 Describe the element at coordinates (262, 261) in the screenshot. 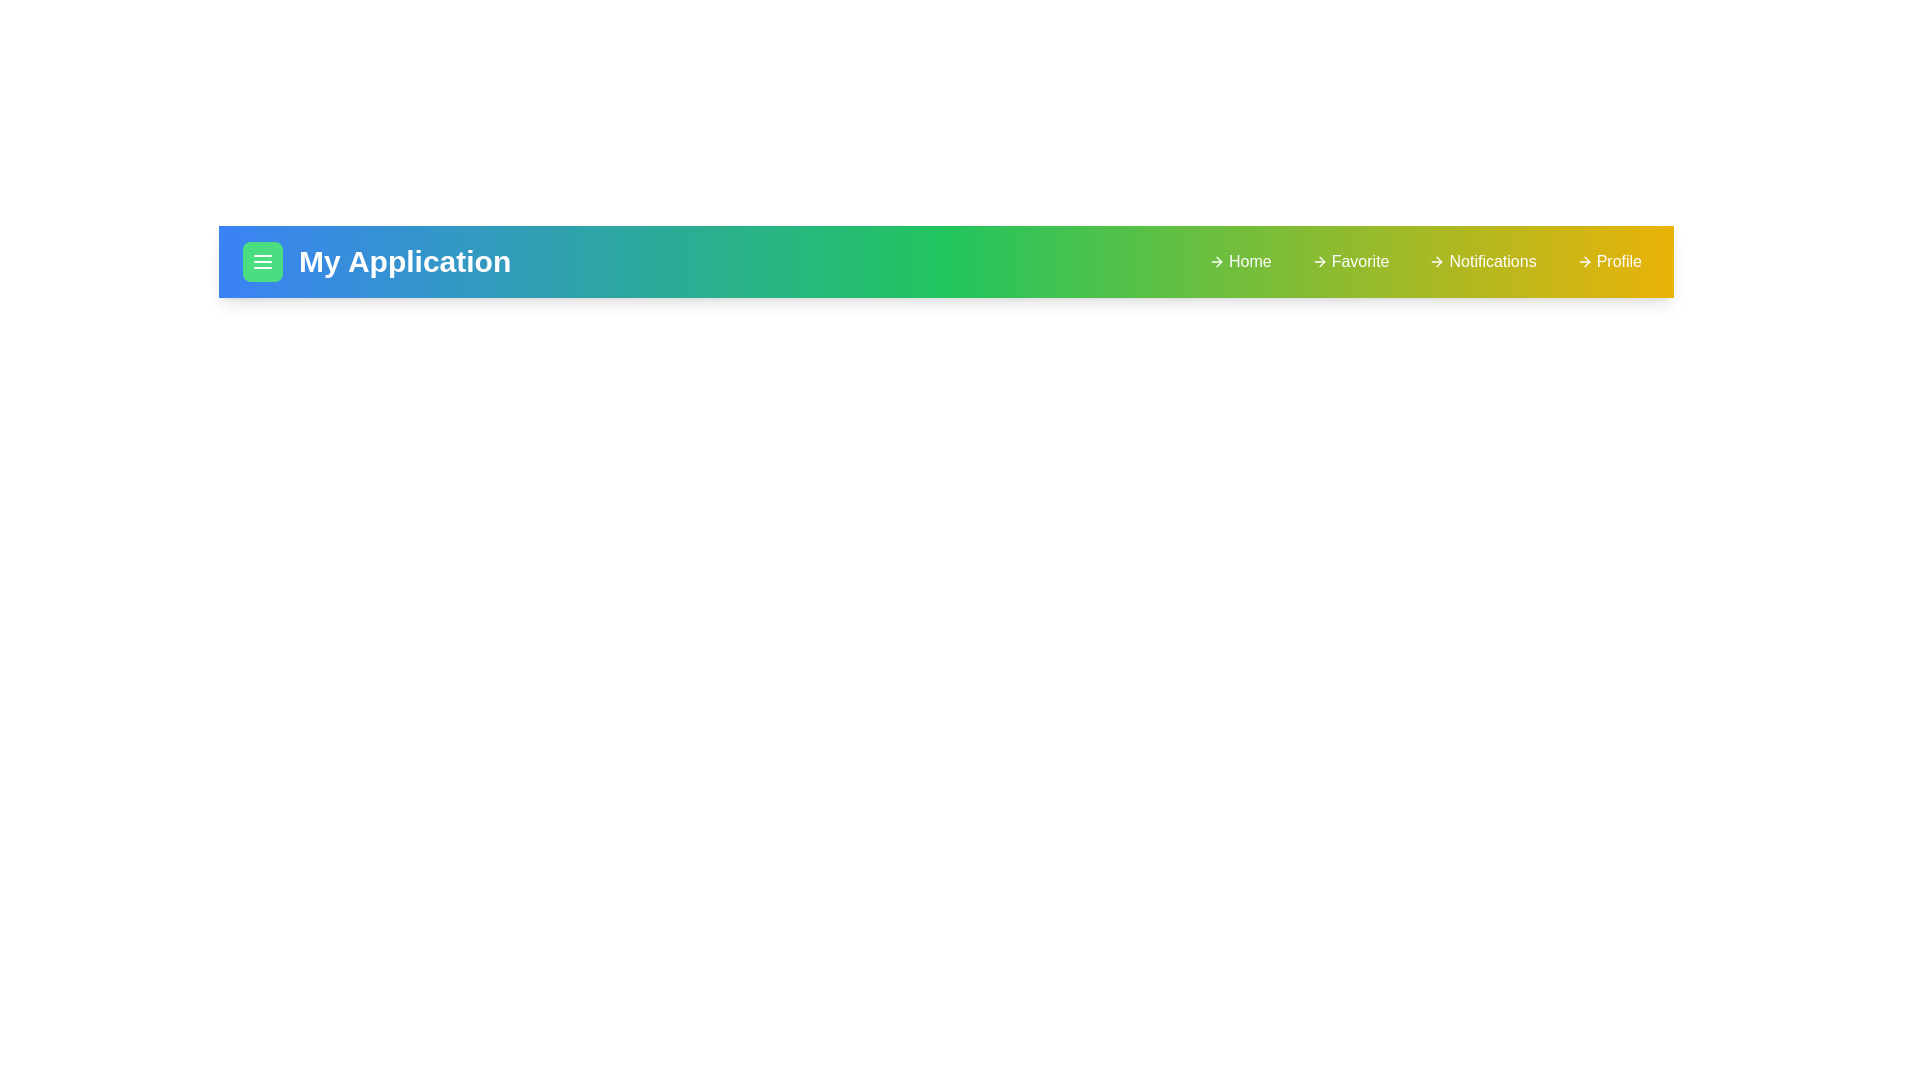

I see `the menu button to toggle the menu` at that location.